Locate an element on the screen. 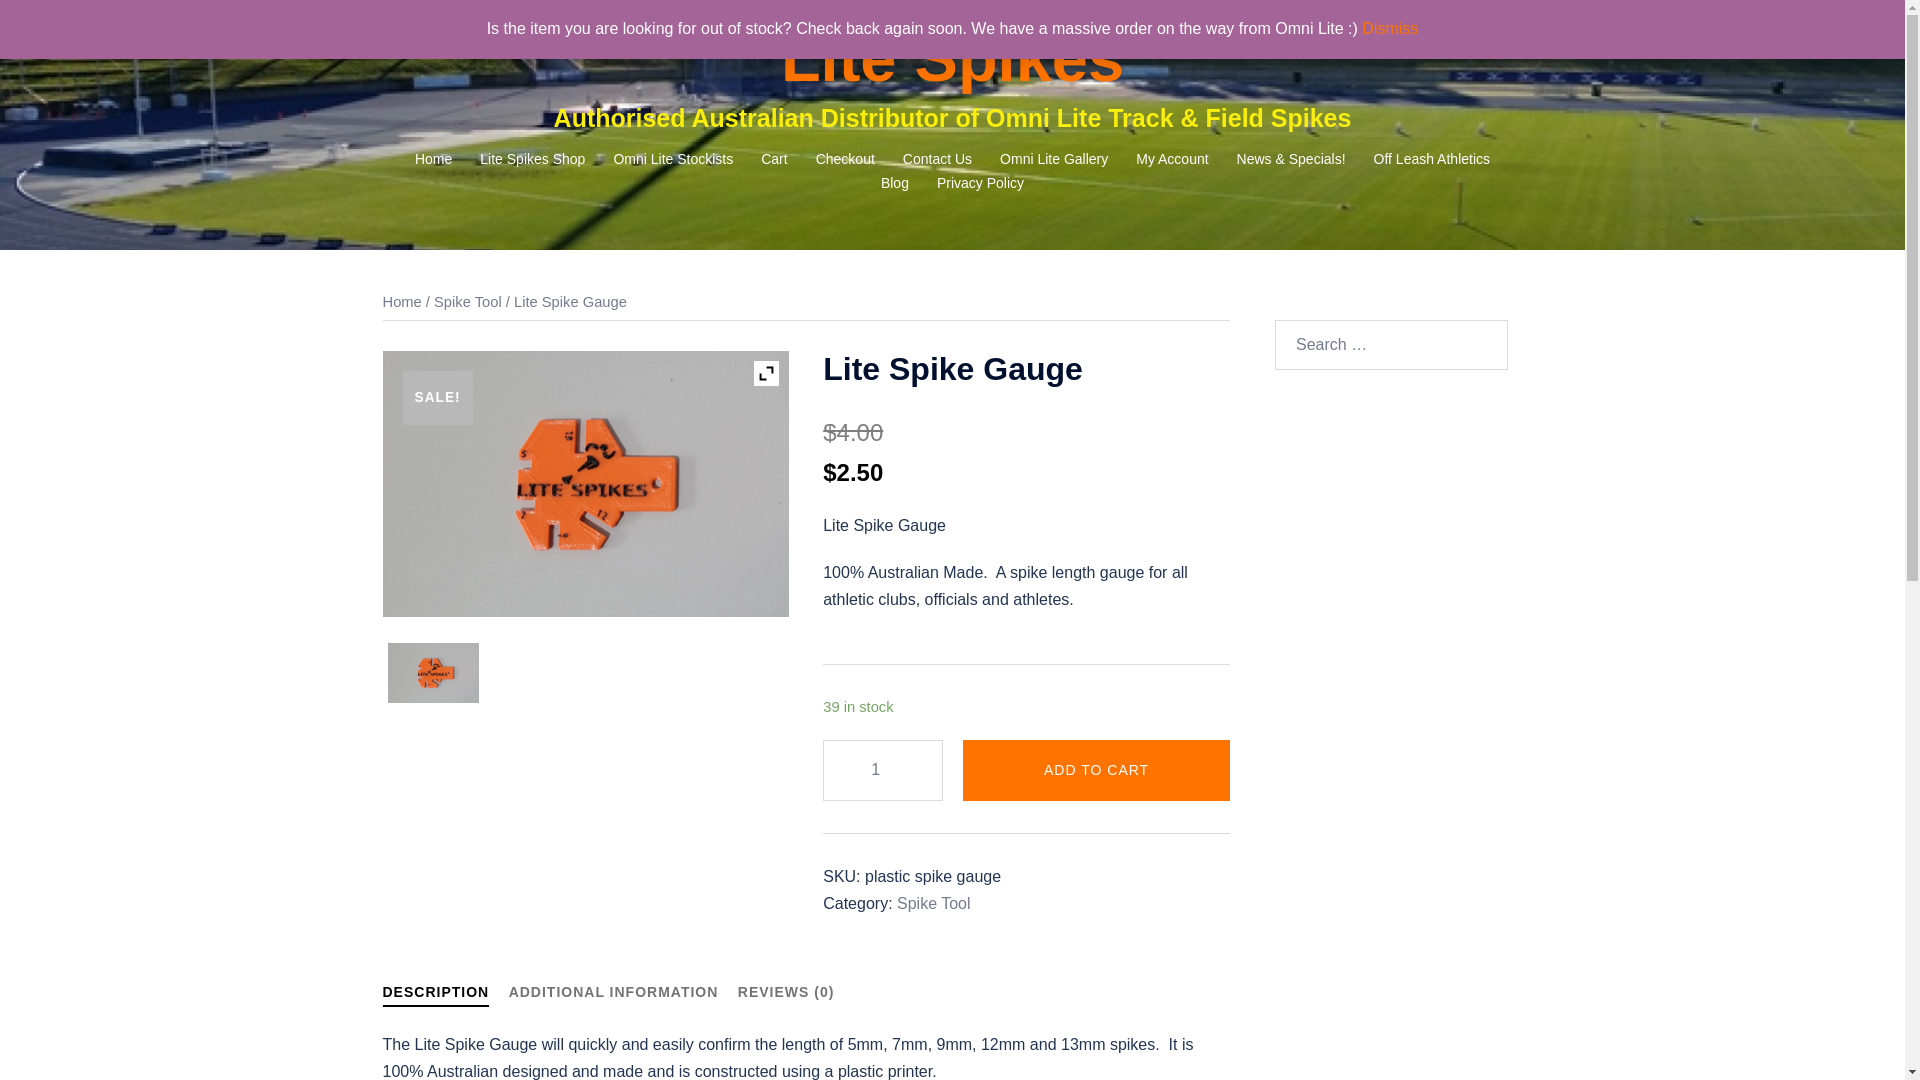  'Lite Spikes Shop' is located at coordinates (532, 158).